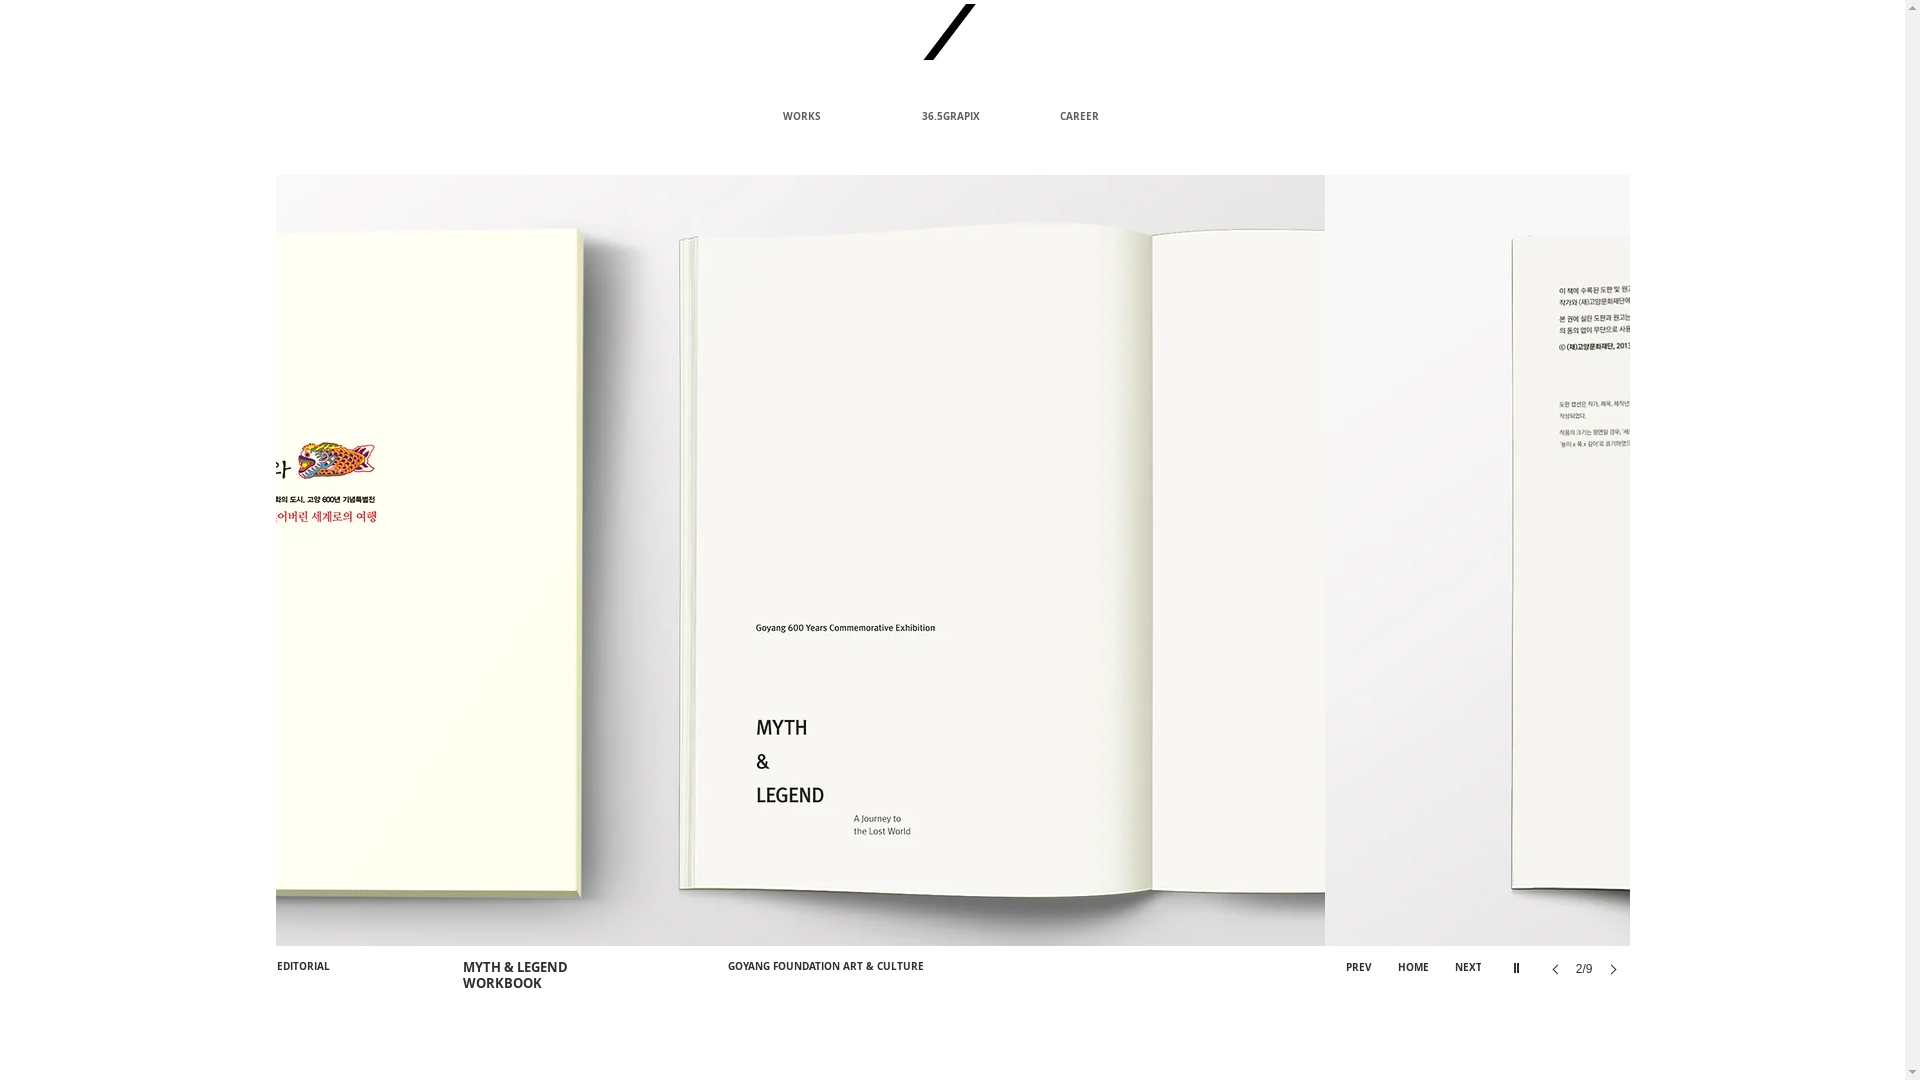 The width and height of the screenshot is (1920, 1080). What do you see at coordinates (1112, 116) in the screenshot?
I see `'CAREER'` at bounding box center [1112, 116].